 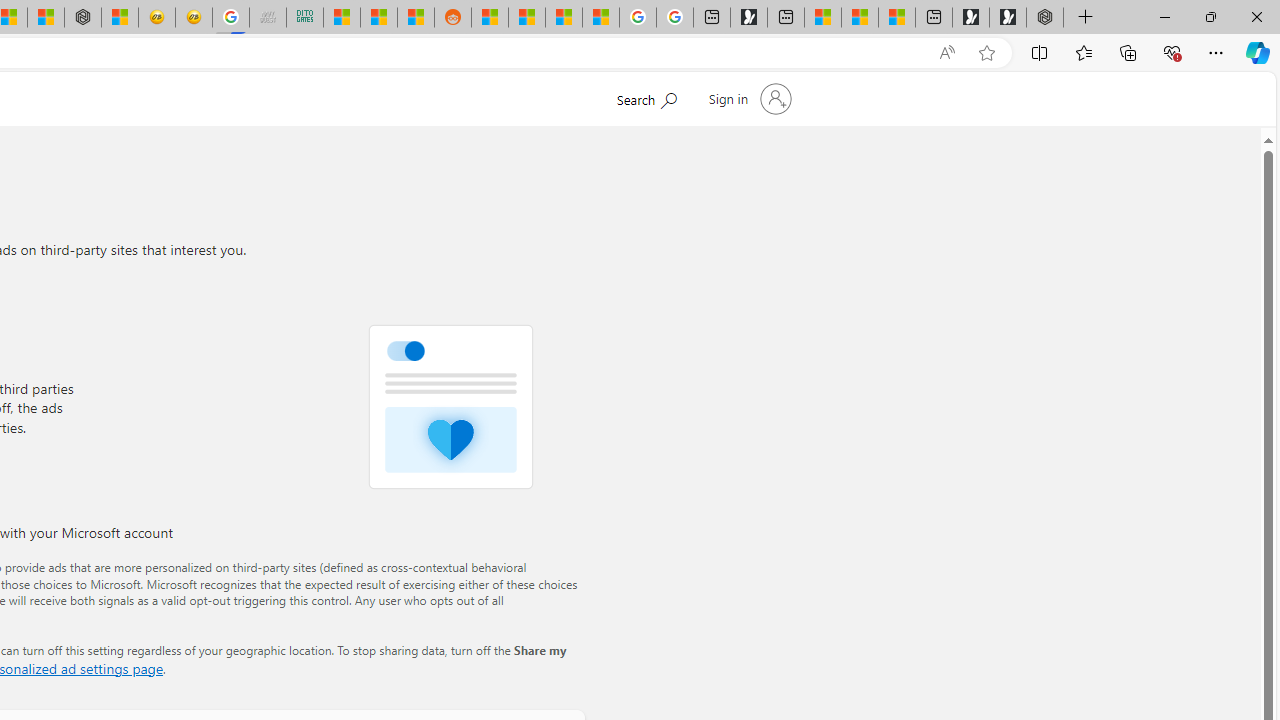 What do you see at coordinates (747, 17) in the screenshot?
I see `'Microsoft Start Gaming'` at bounding box center [747, 17].